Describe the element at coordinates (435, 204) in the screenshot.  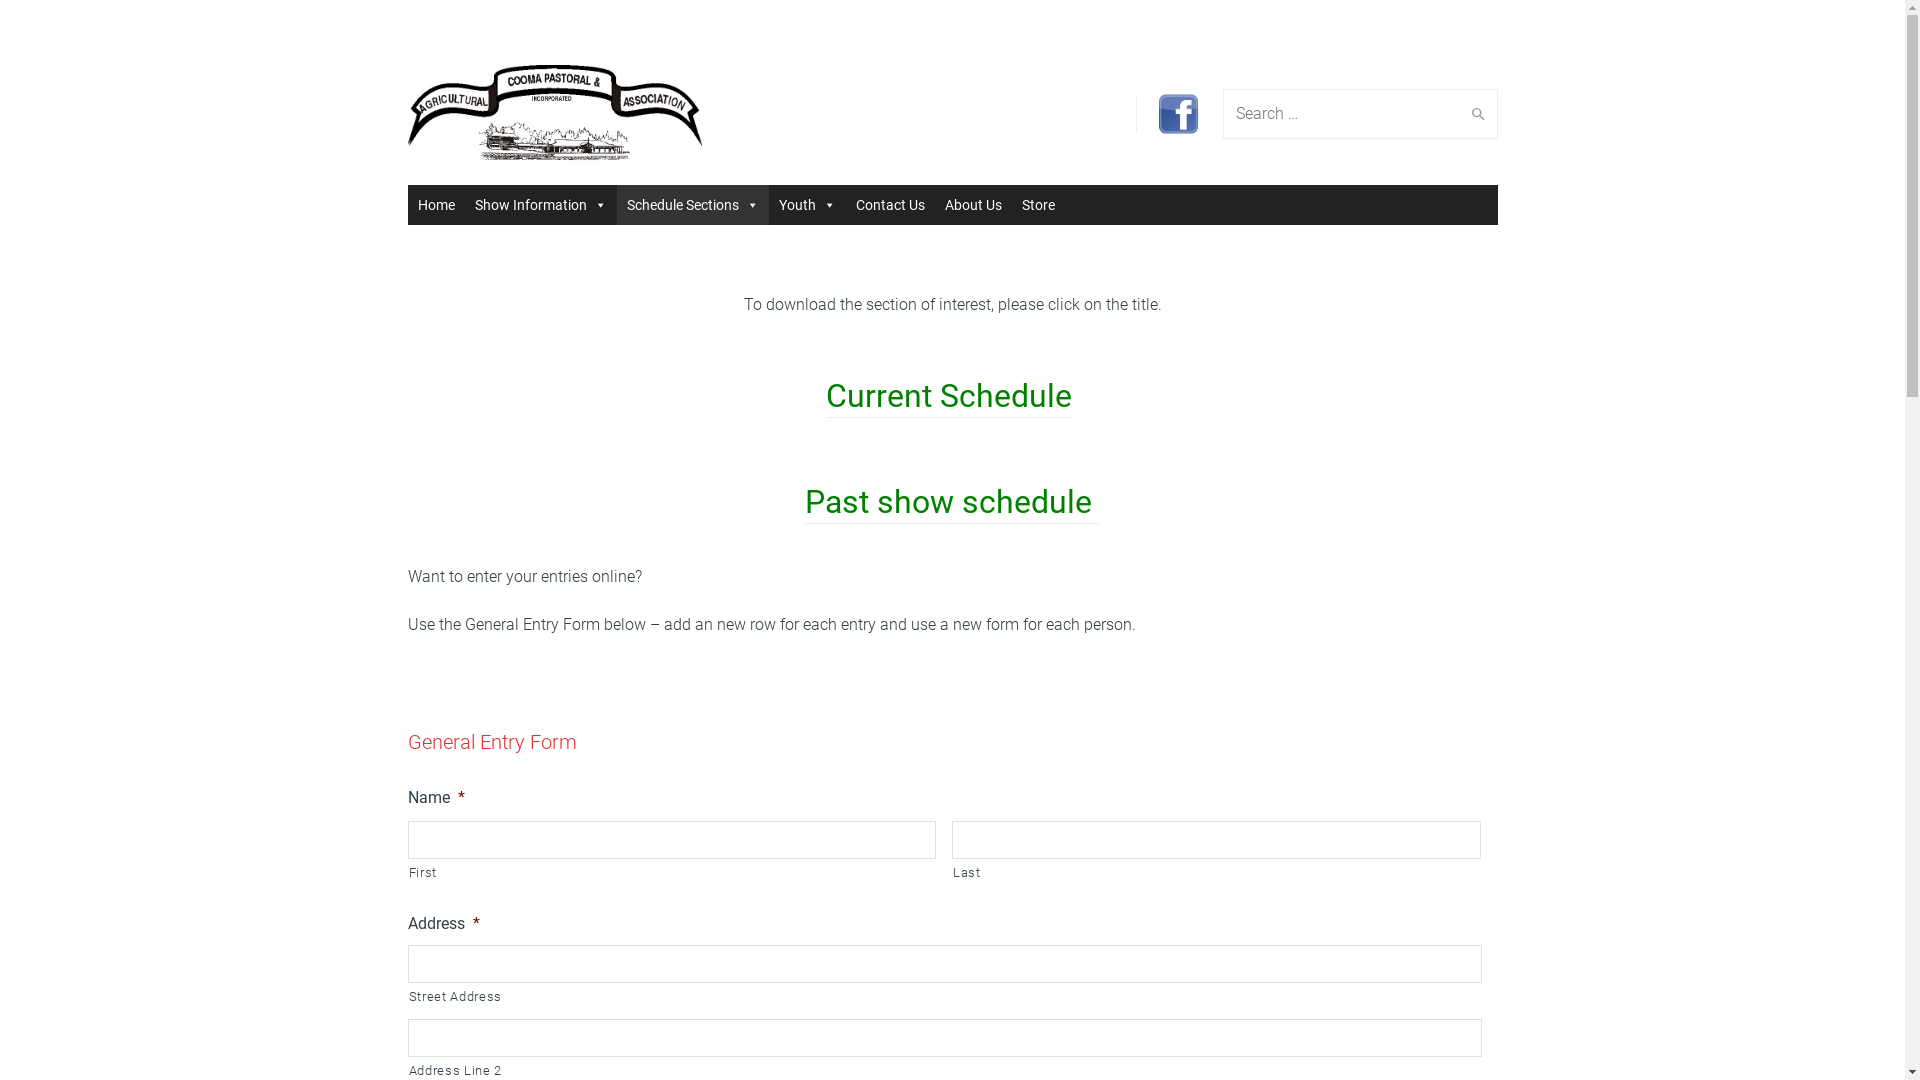
I see `'Home'` at that location.